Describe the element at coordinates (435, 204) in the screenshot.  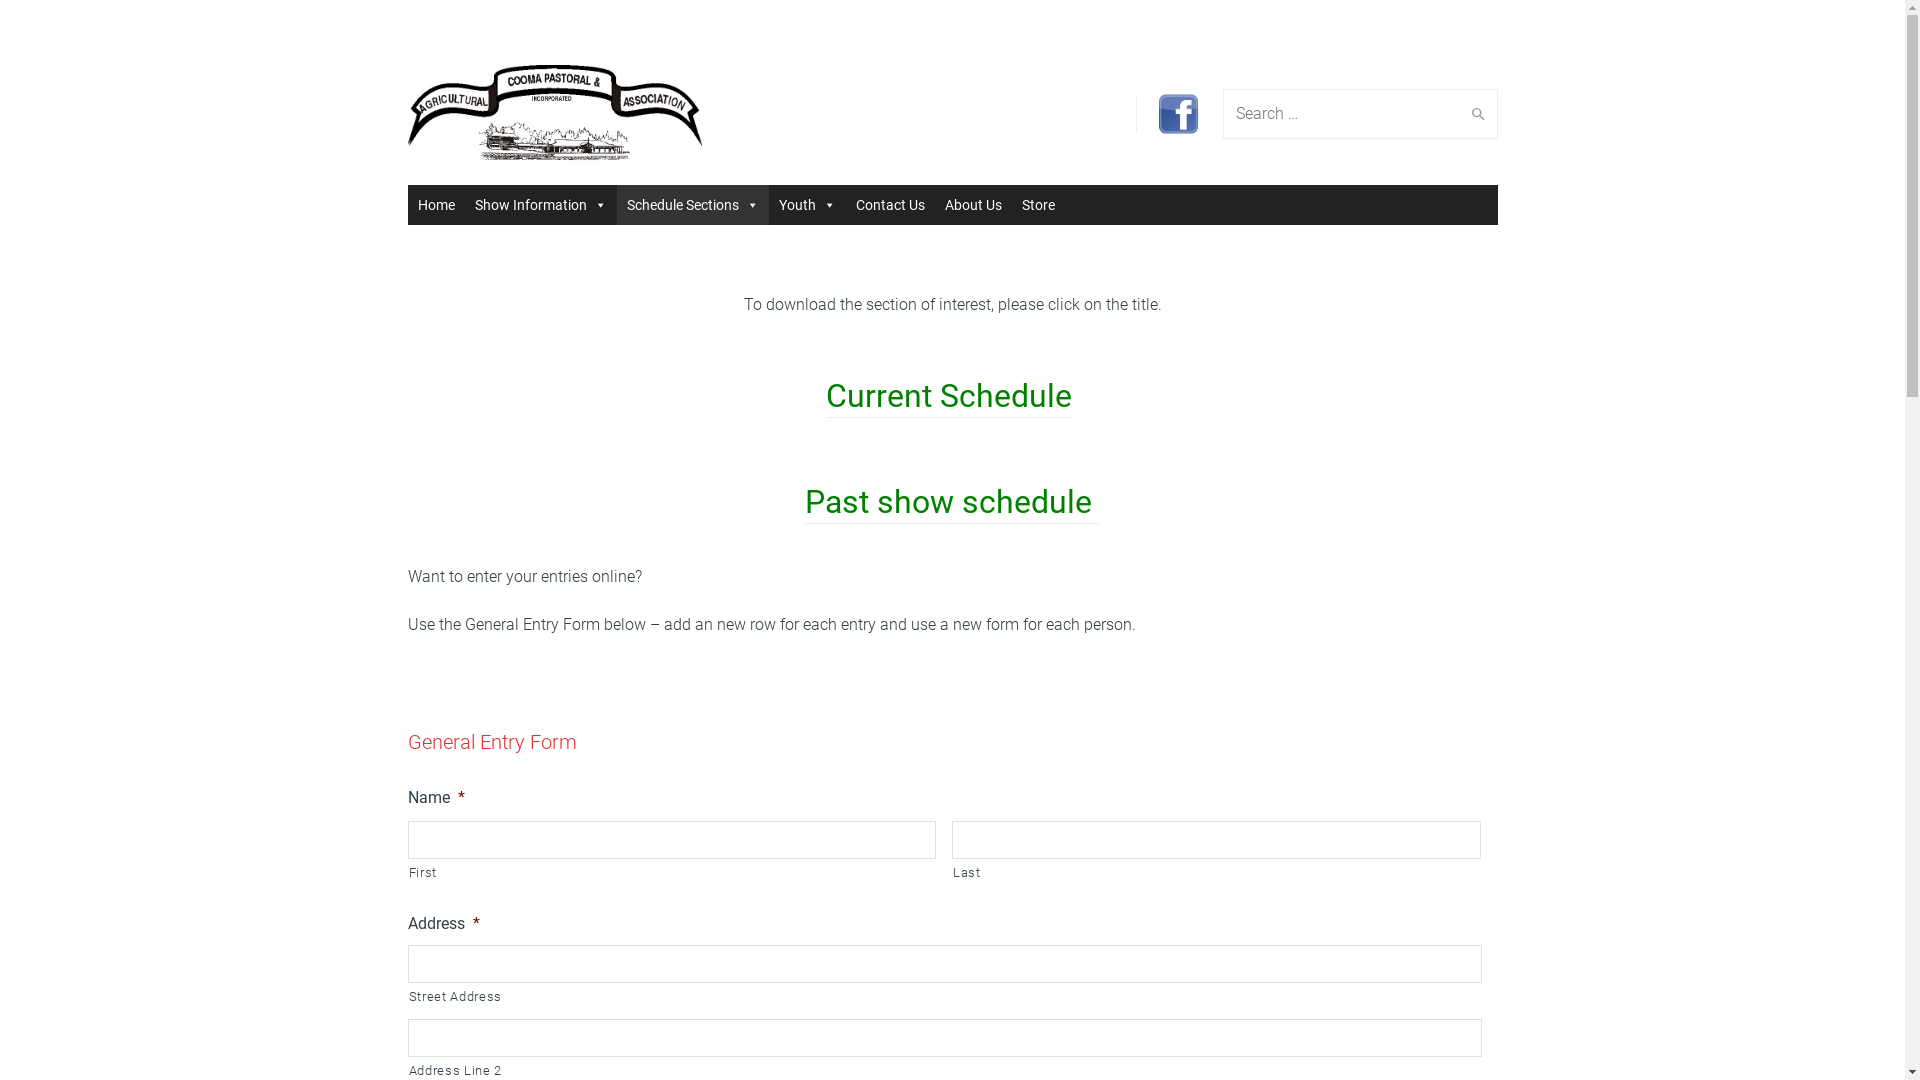
I see `'Home'` at that location.